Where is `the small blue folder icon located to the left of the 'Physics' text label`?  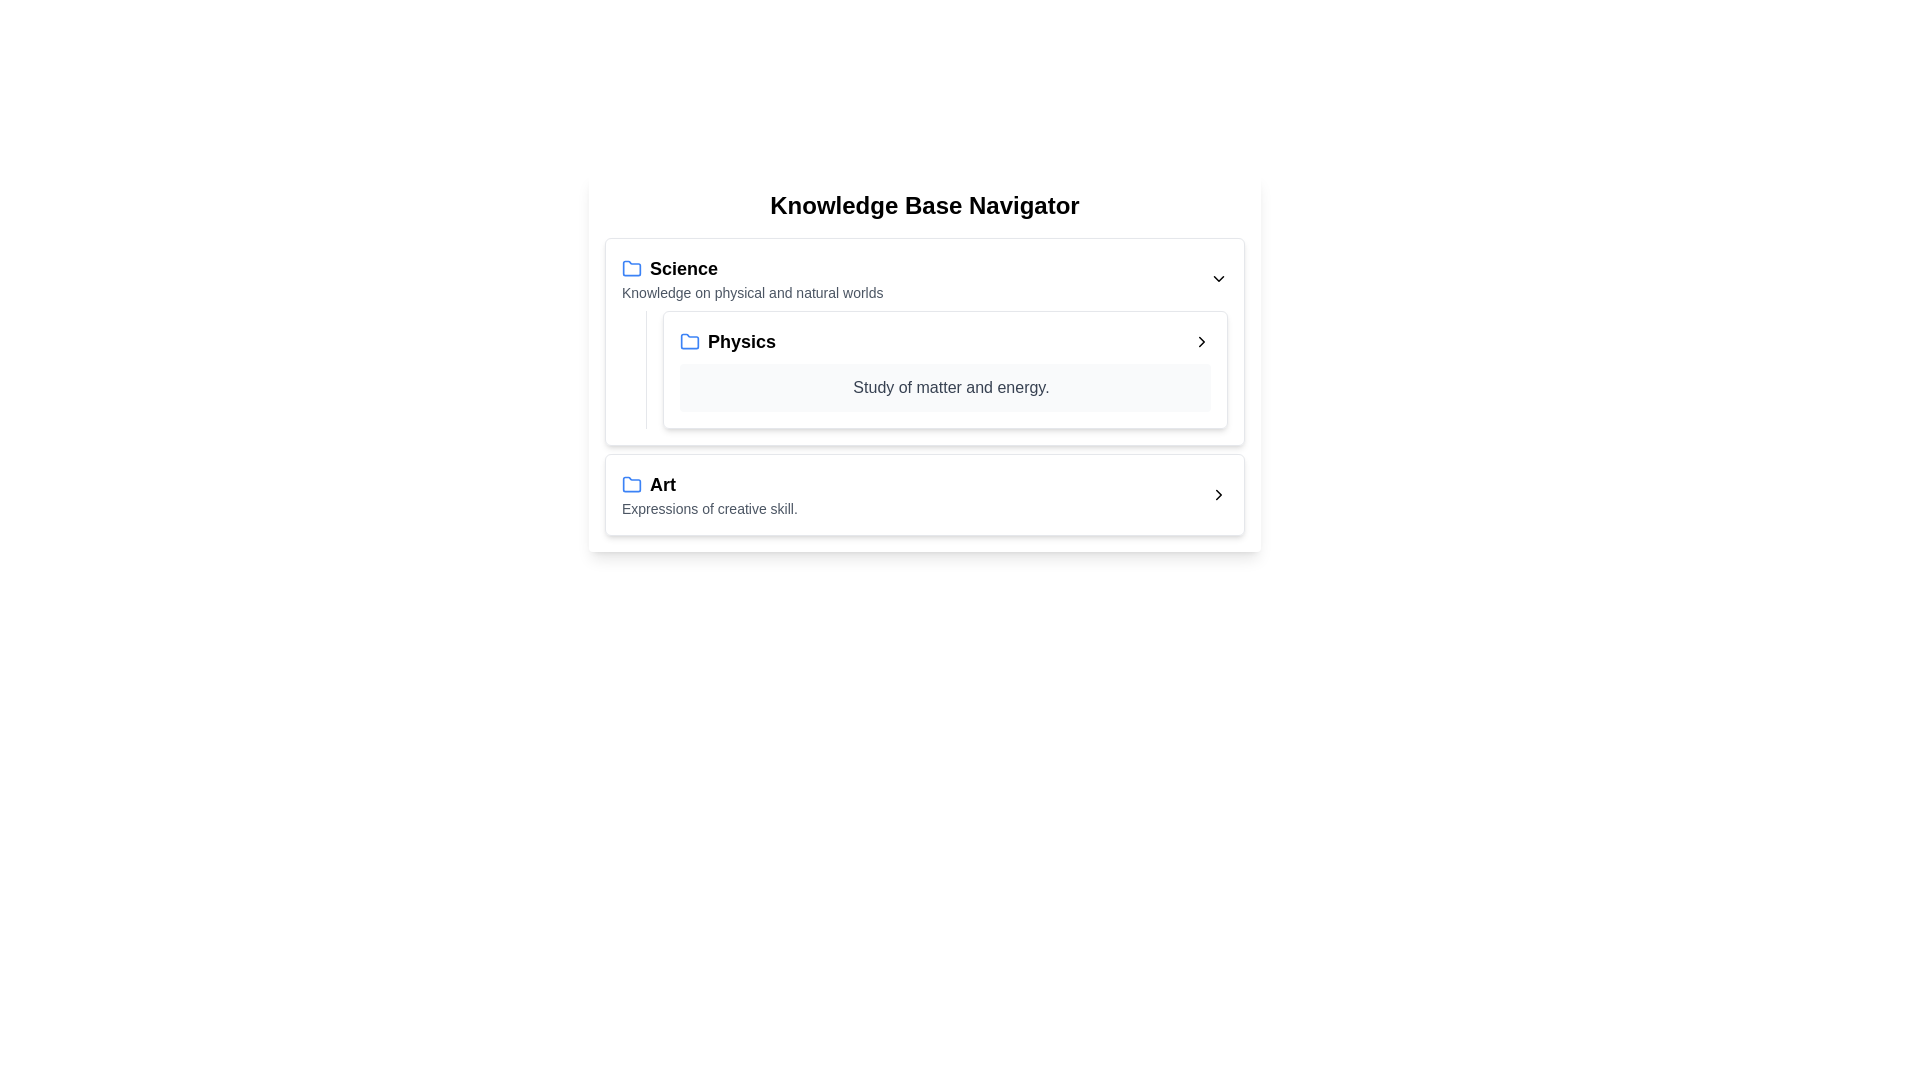 the small blue folder icon located to the left of the 'Physics' text label is located at coordinates (690, 341).